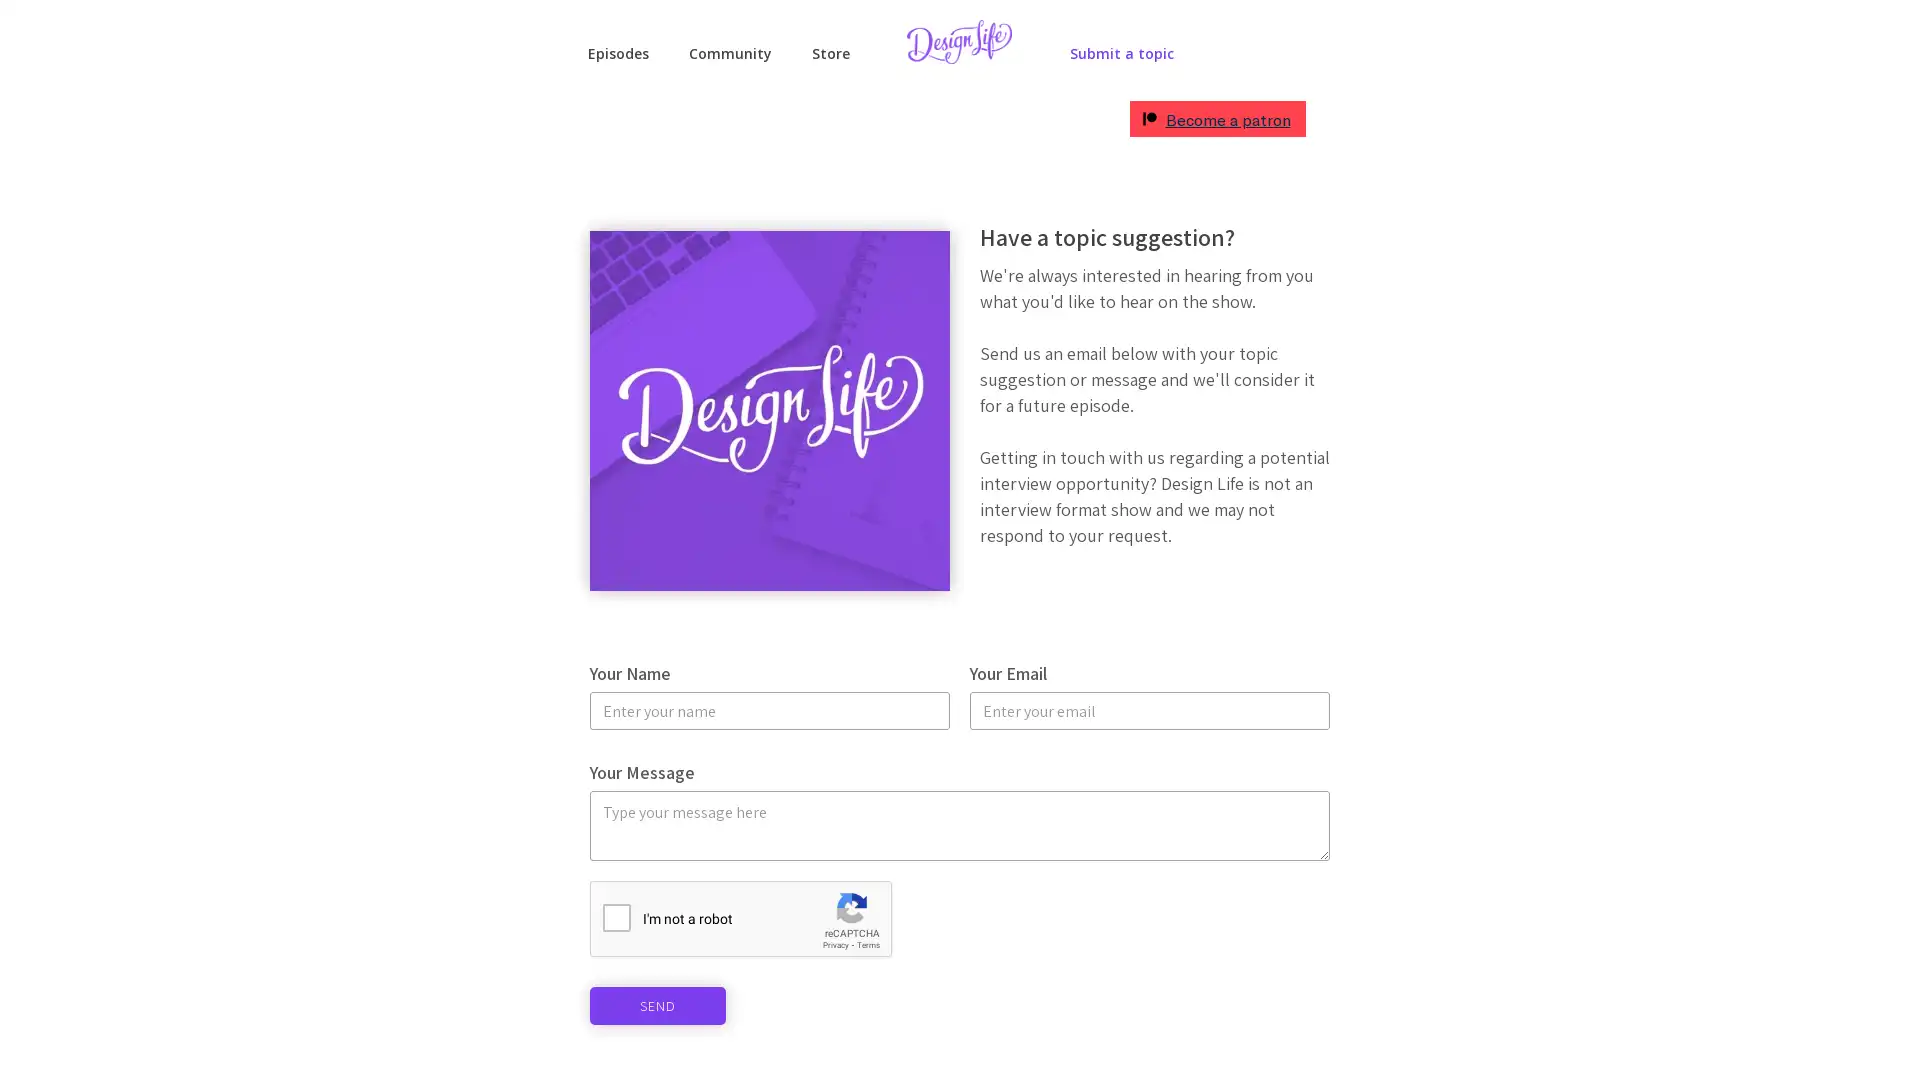 Image resolution: width=1920 pixels, height=1080 pixels. Describe the element at coordinates (657, 1006) in the screenshot. I see `Send` at that location.